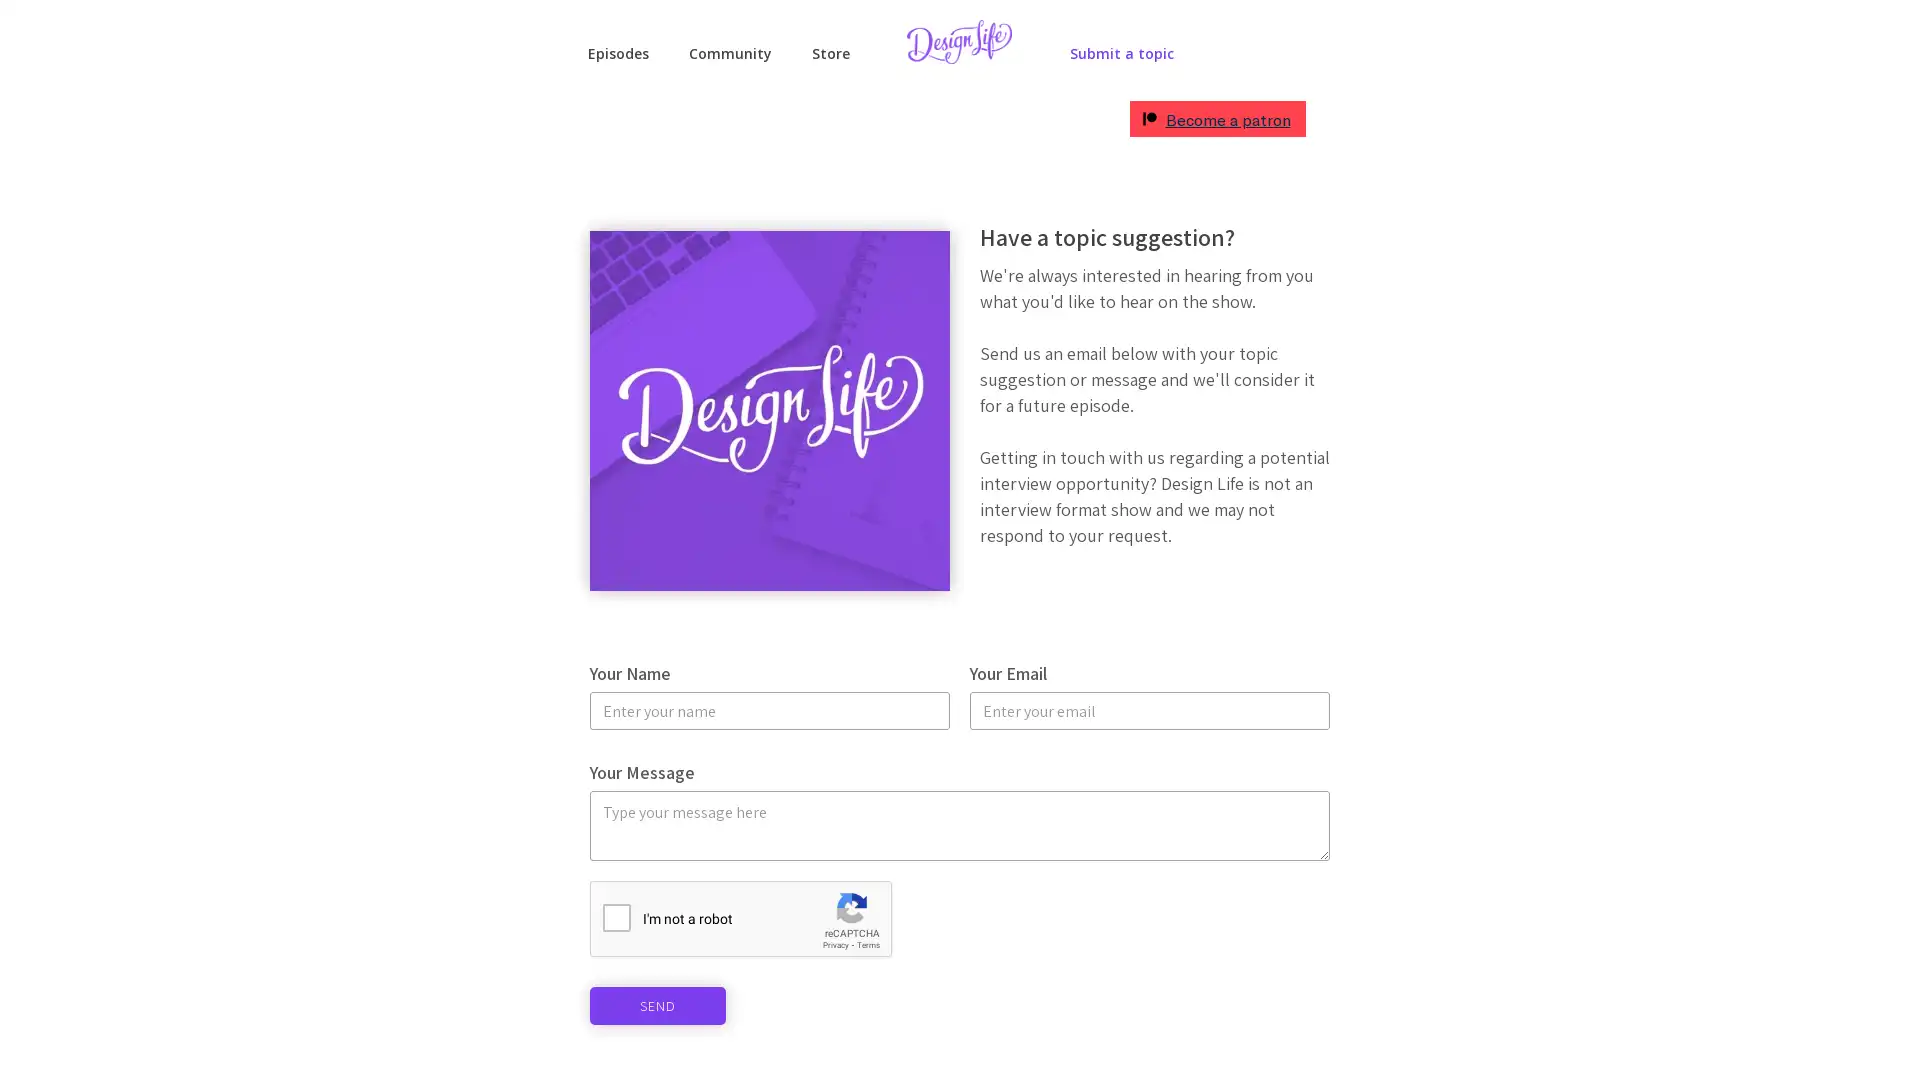 Image resolution: width=1920 pixels, height=1080 pixels. Describe the element at coordinates (657, 1006) in the screenshot. I see `Send` at that location.